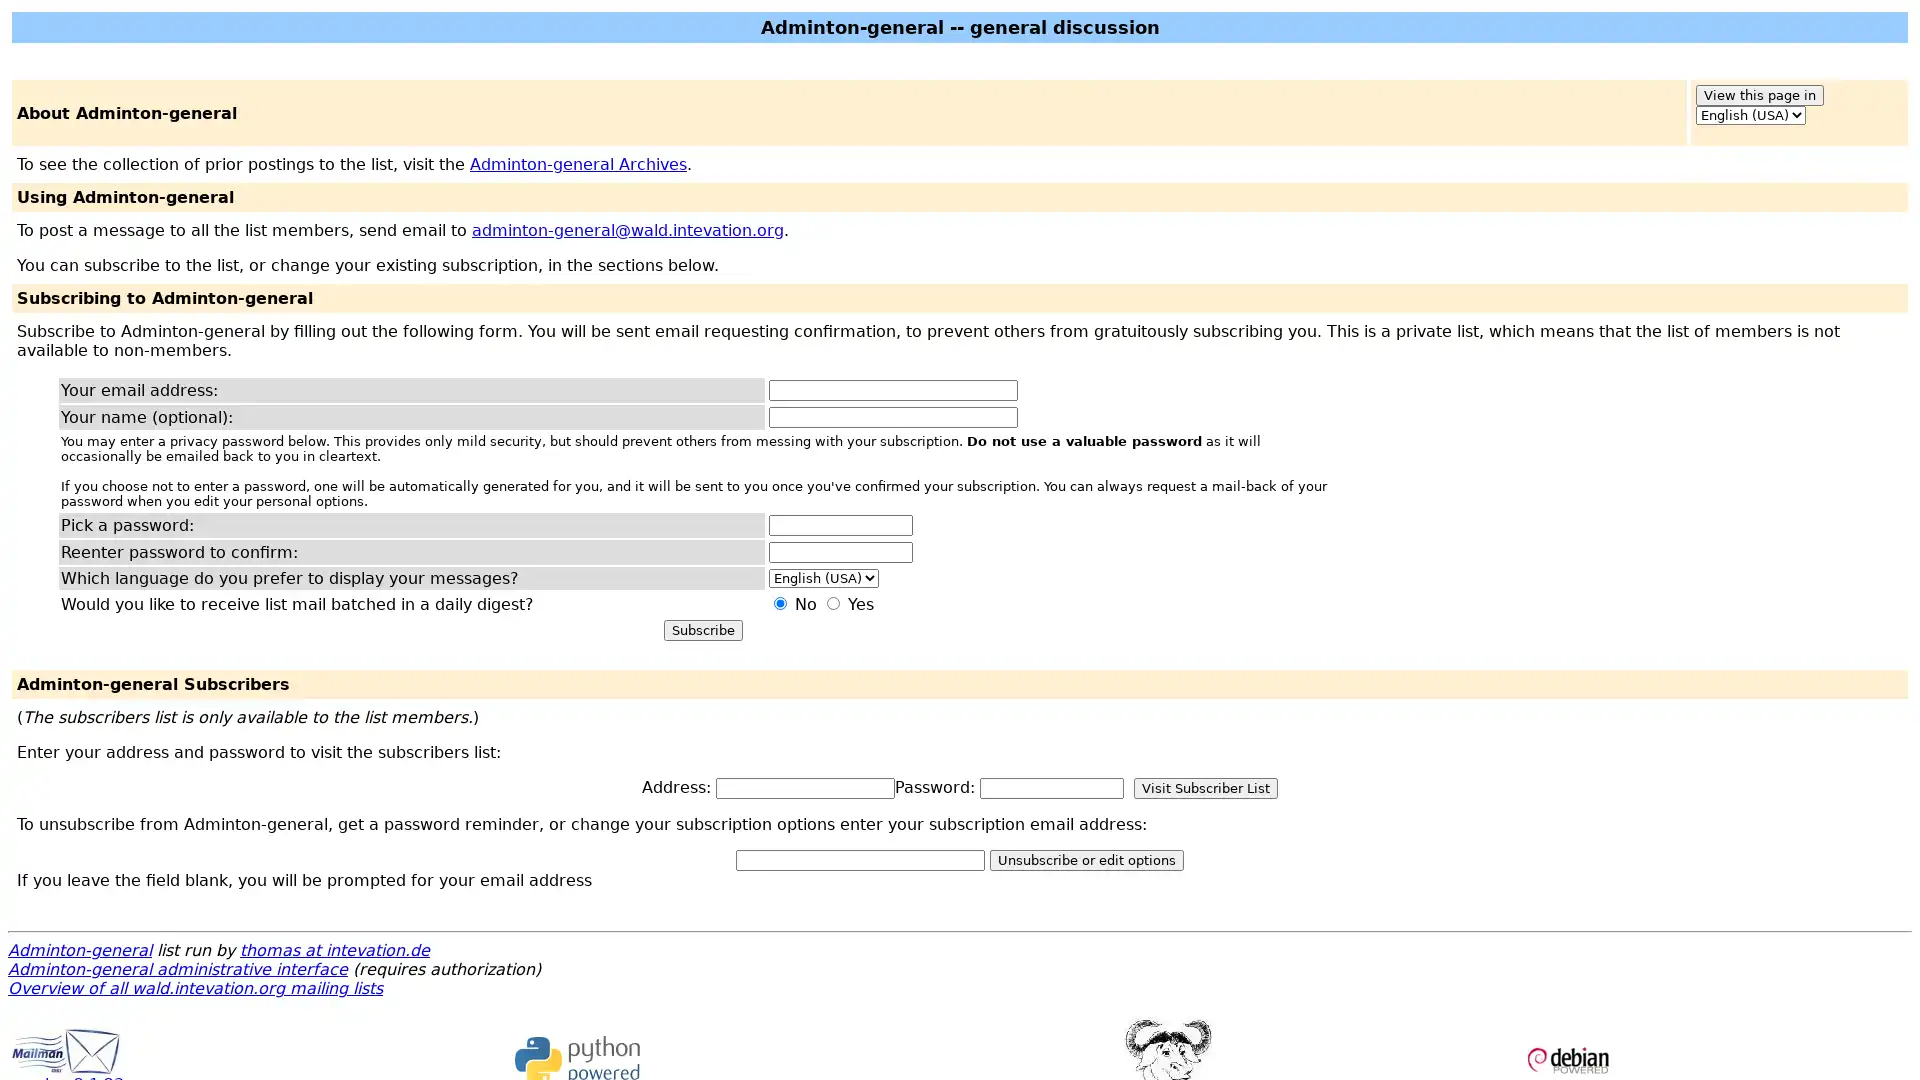 The image size is (1920, 1080). What do you see at coordinates (1760, 95) in the screenshot?
I see `View this page in` at bounding box center [1760, 95].